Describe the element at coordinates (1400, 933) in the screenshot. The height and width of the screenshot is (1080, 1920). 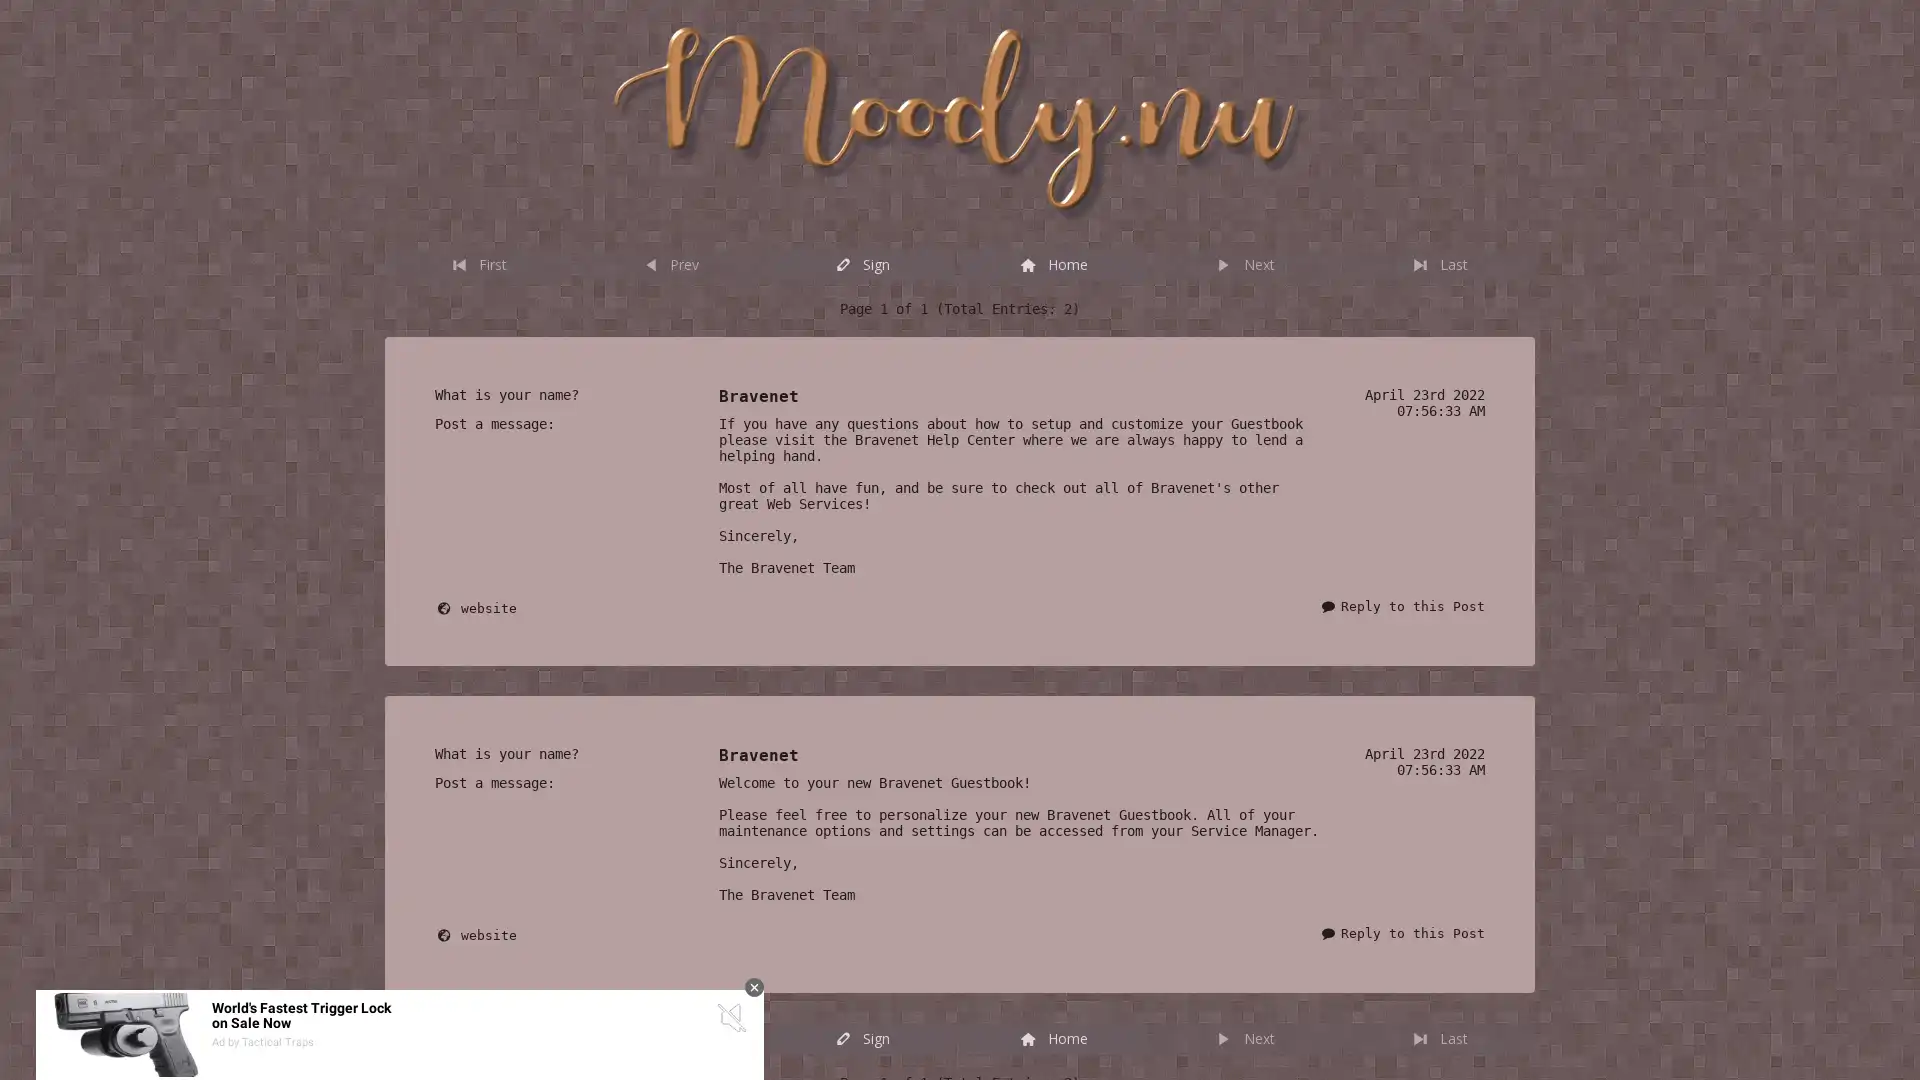
I see `Reply to this Post` at that location.